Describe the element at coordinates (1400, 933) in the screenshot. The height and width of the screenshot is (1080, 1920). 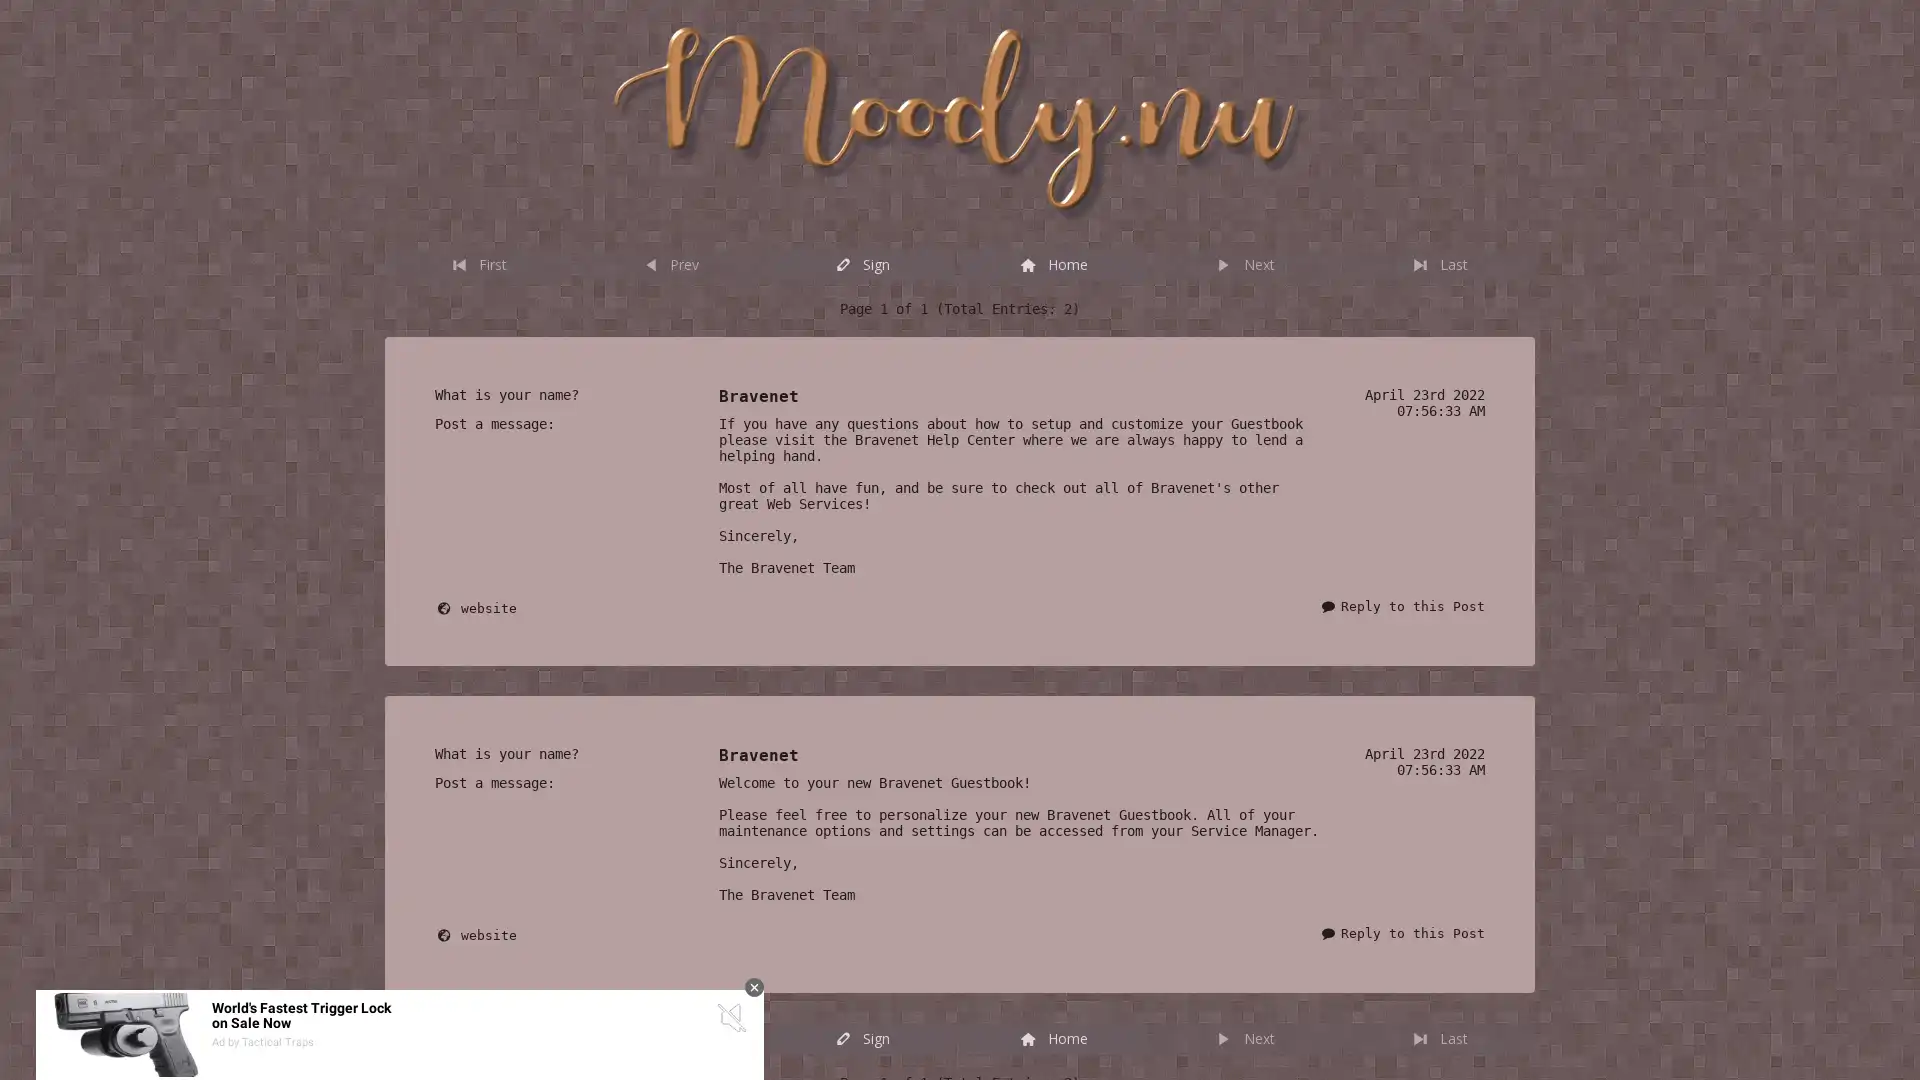
I see `Reply to this Post` at that location.